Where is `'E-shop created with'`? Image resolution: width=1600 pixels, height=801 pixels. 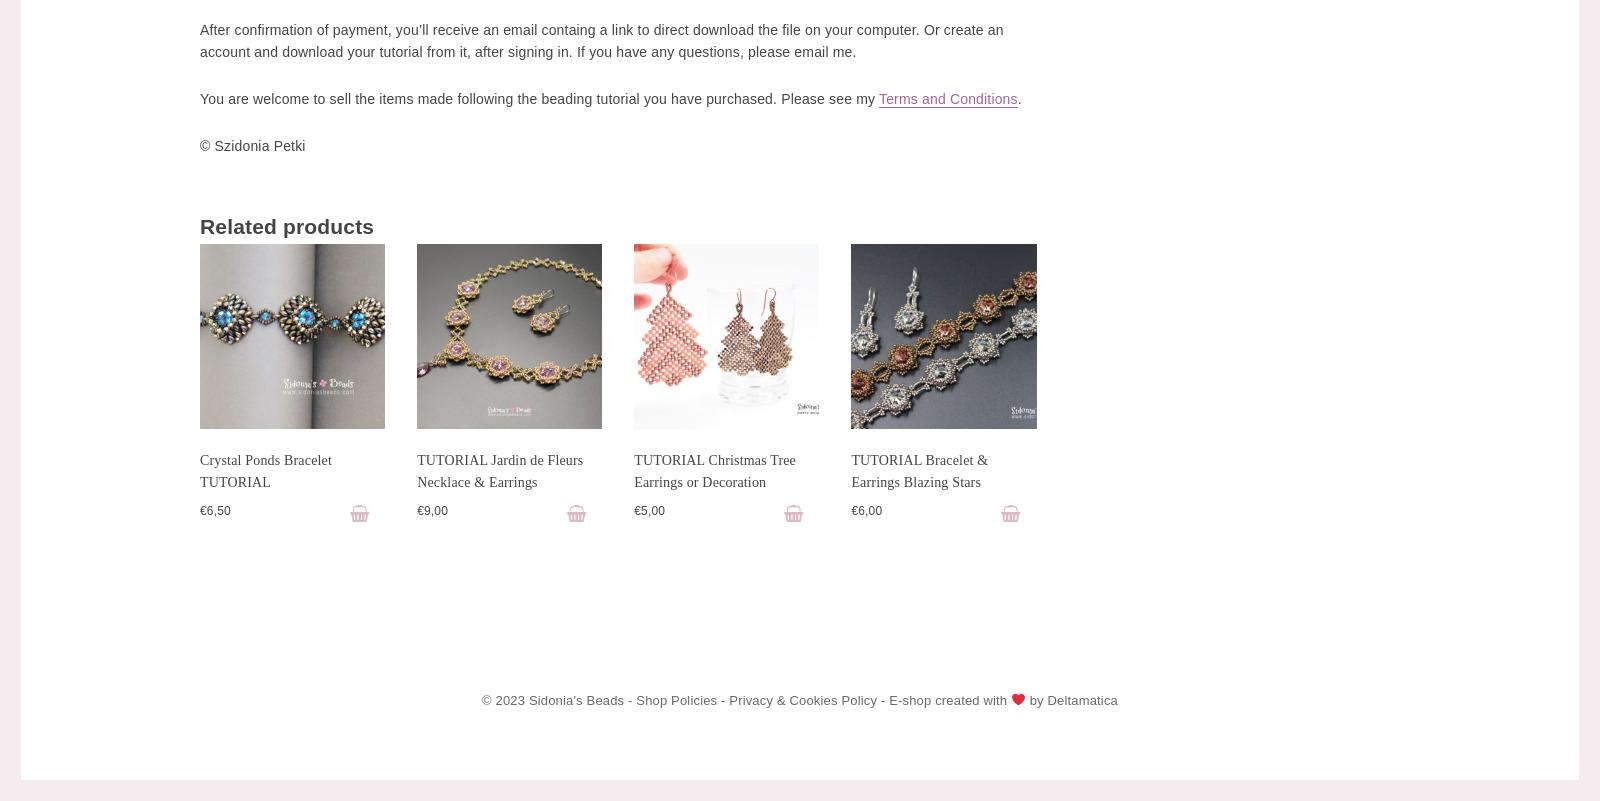 'E-shop created with' is located at coordinates (949, 698).